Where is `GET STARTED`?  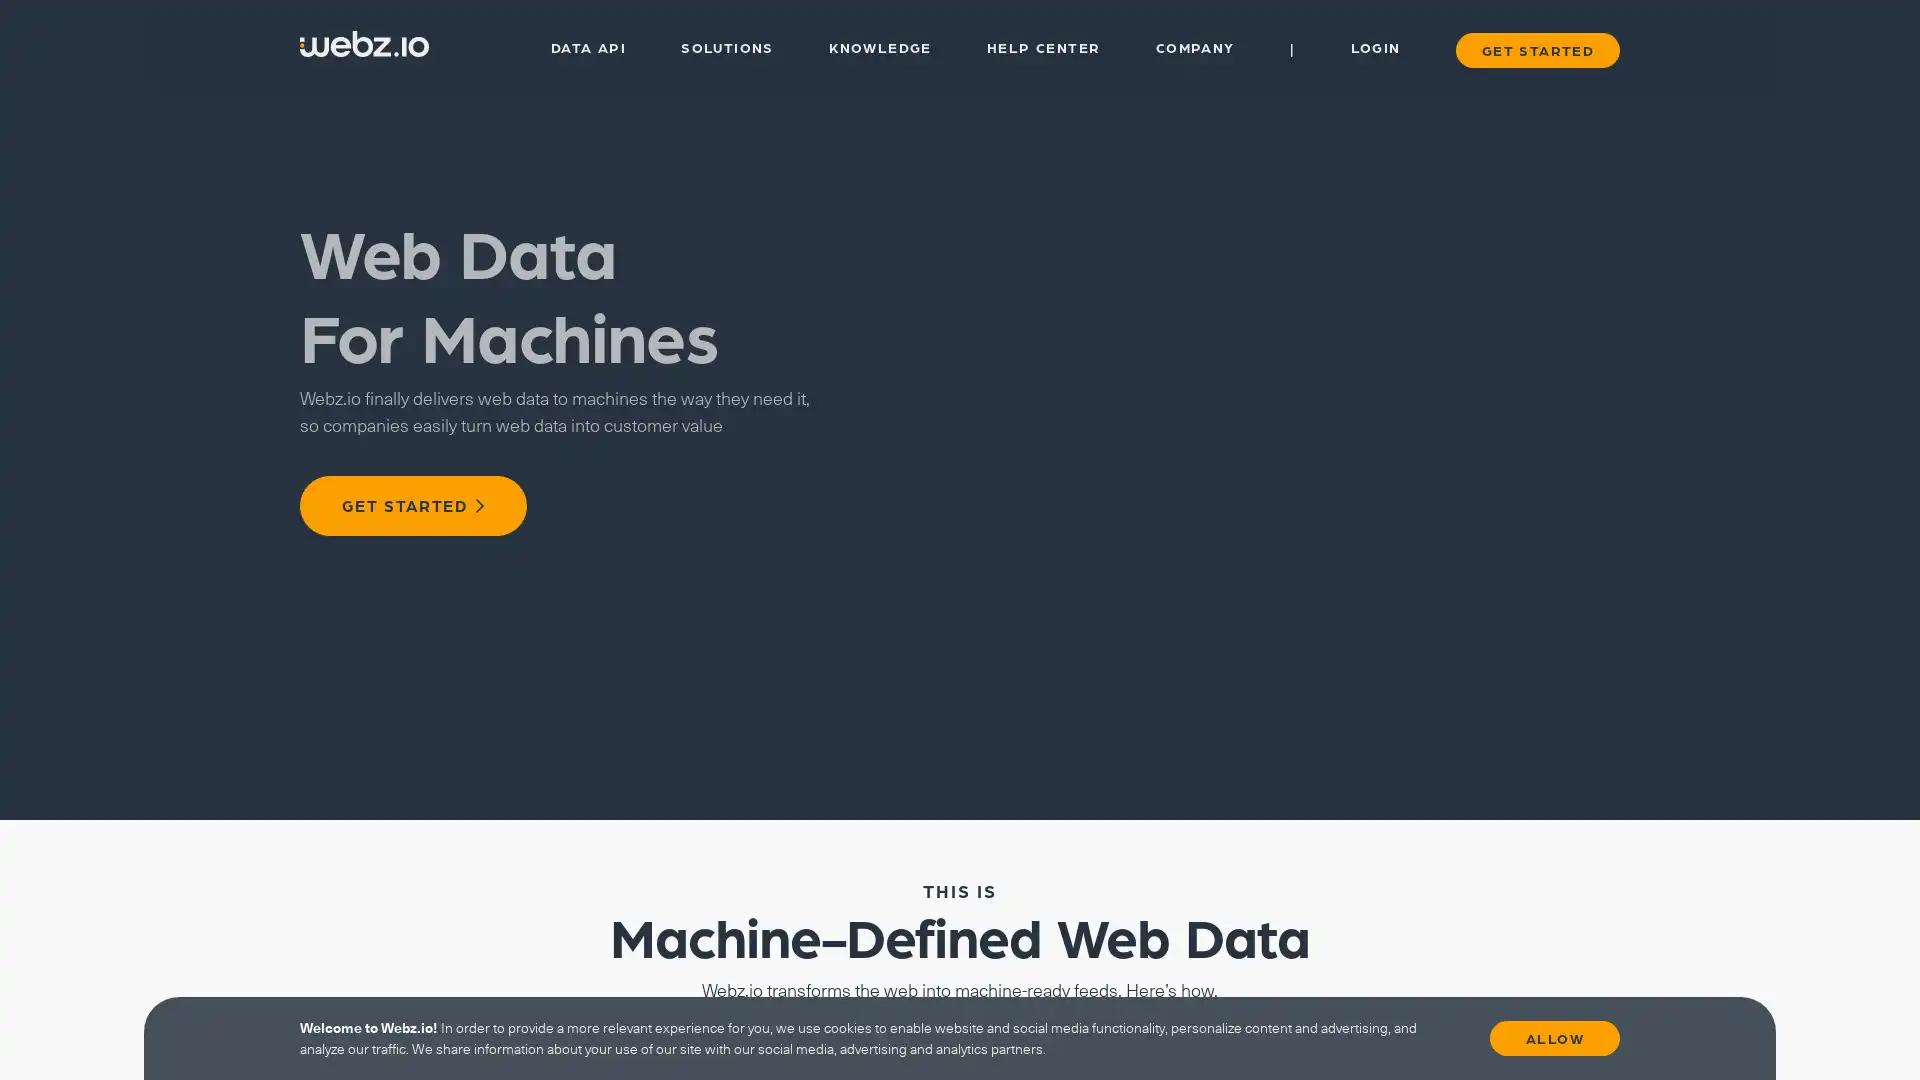
GET STARTED is located at coordinates (412, 504).